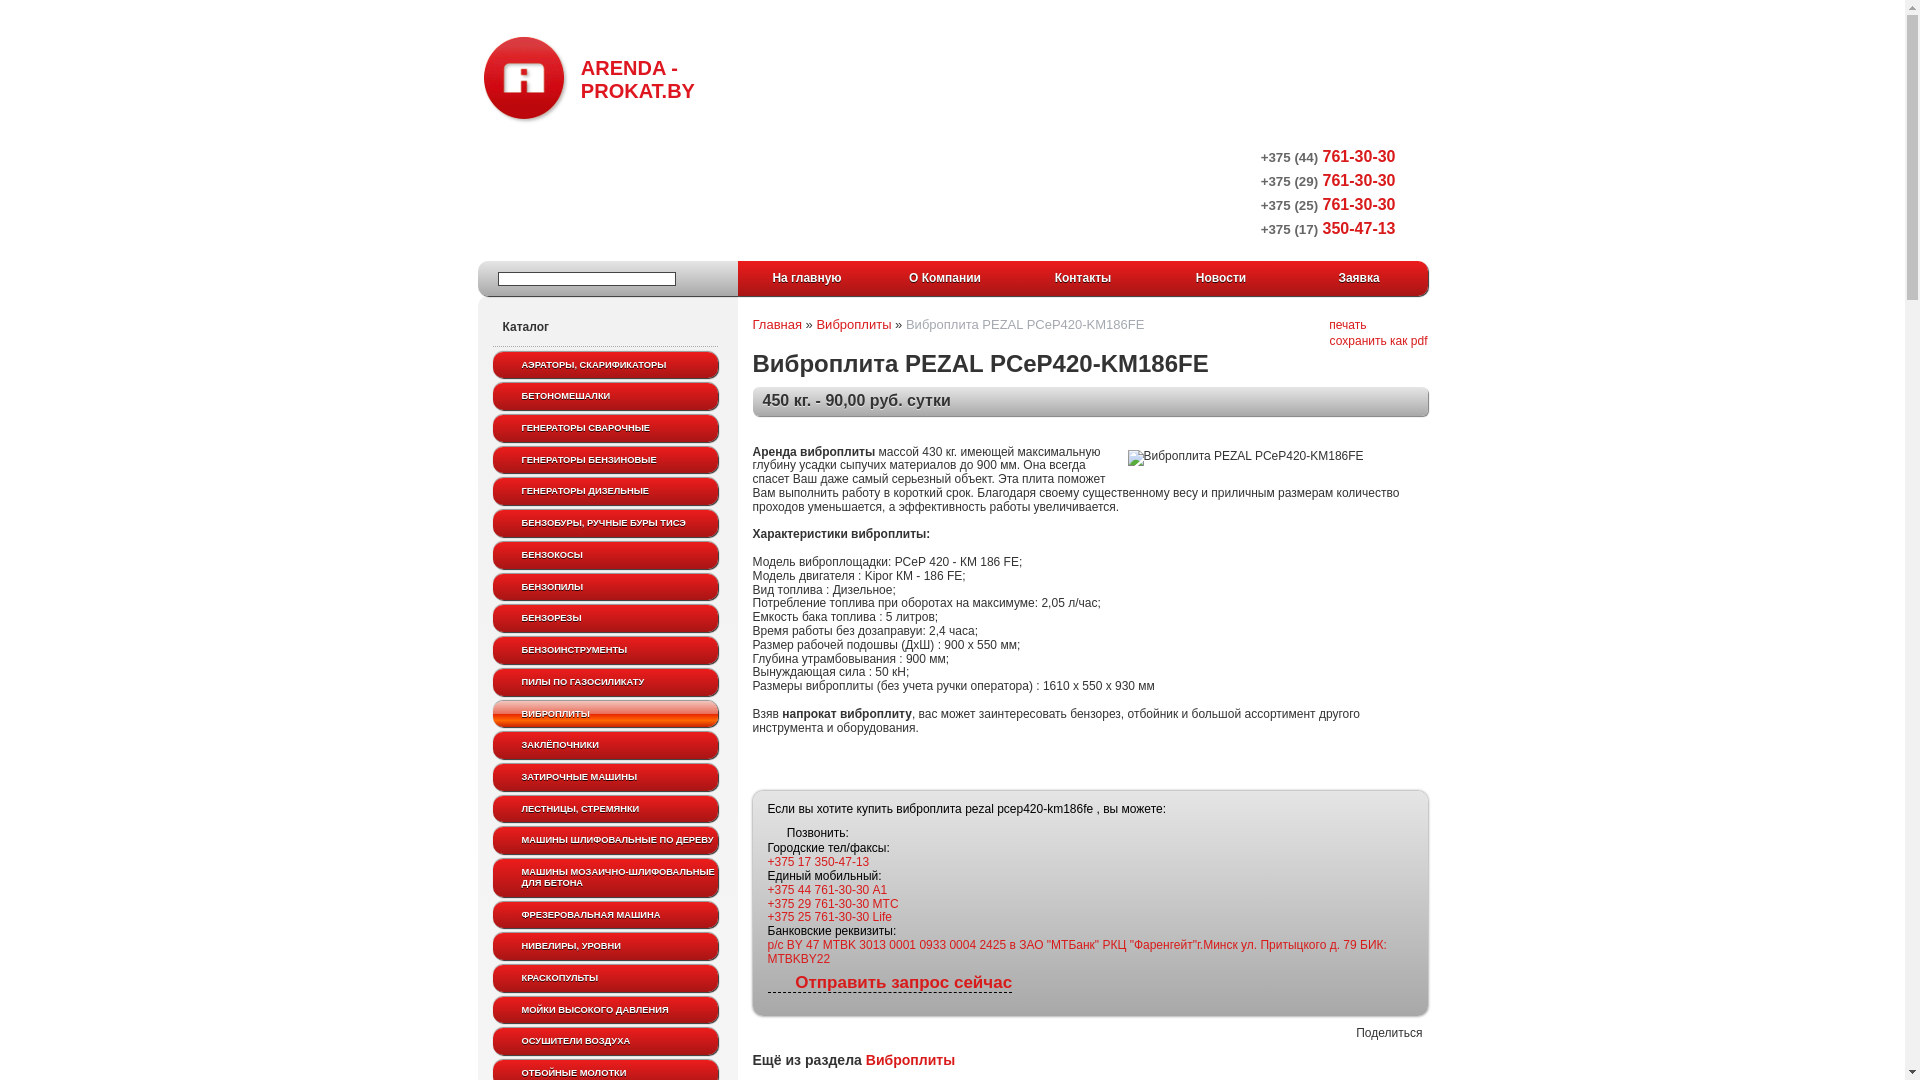 The height and width of the screenshot is (1080, 1920). Describe the element at coordinates (828, 889) in the screenshot. I see `'+375 44 761-30-30 A1'` at that location.